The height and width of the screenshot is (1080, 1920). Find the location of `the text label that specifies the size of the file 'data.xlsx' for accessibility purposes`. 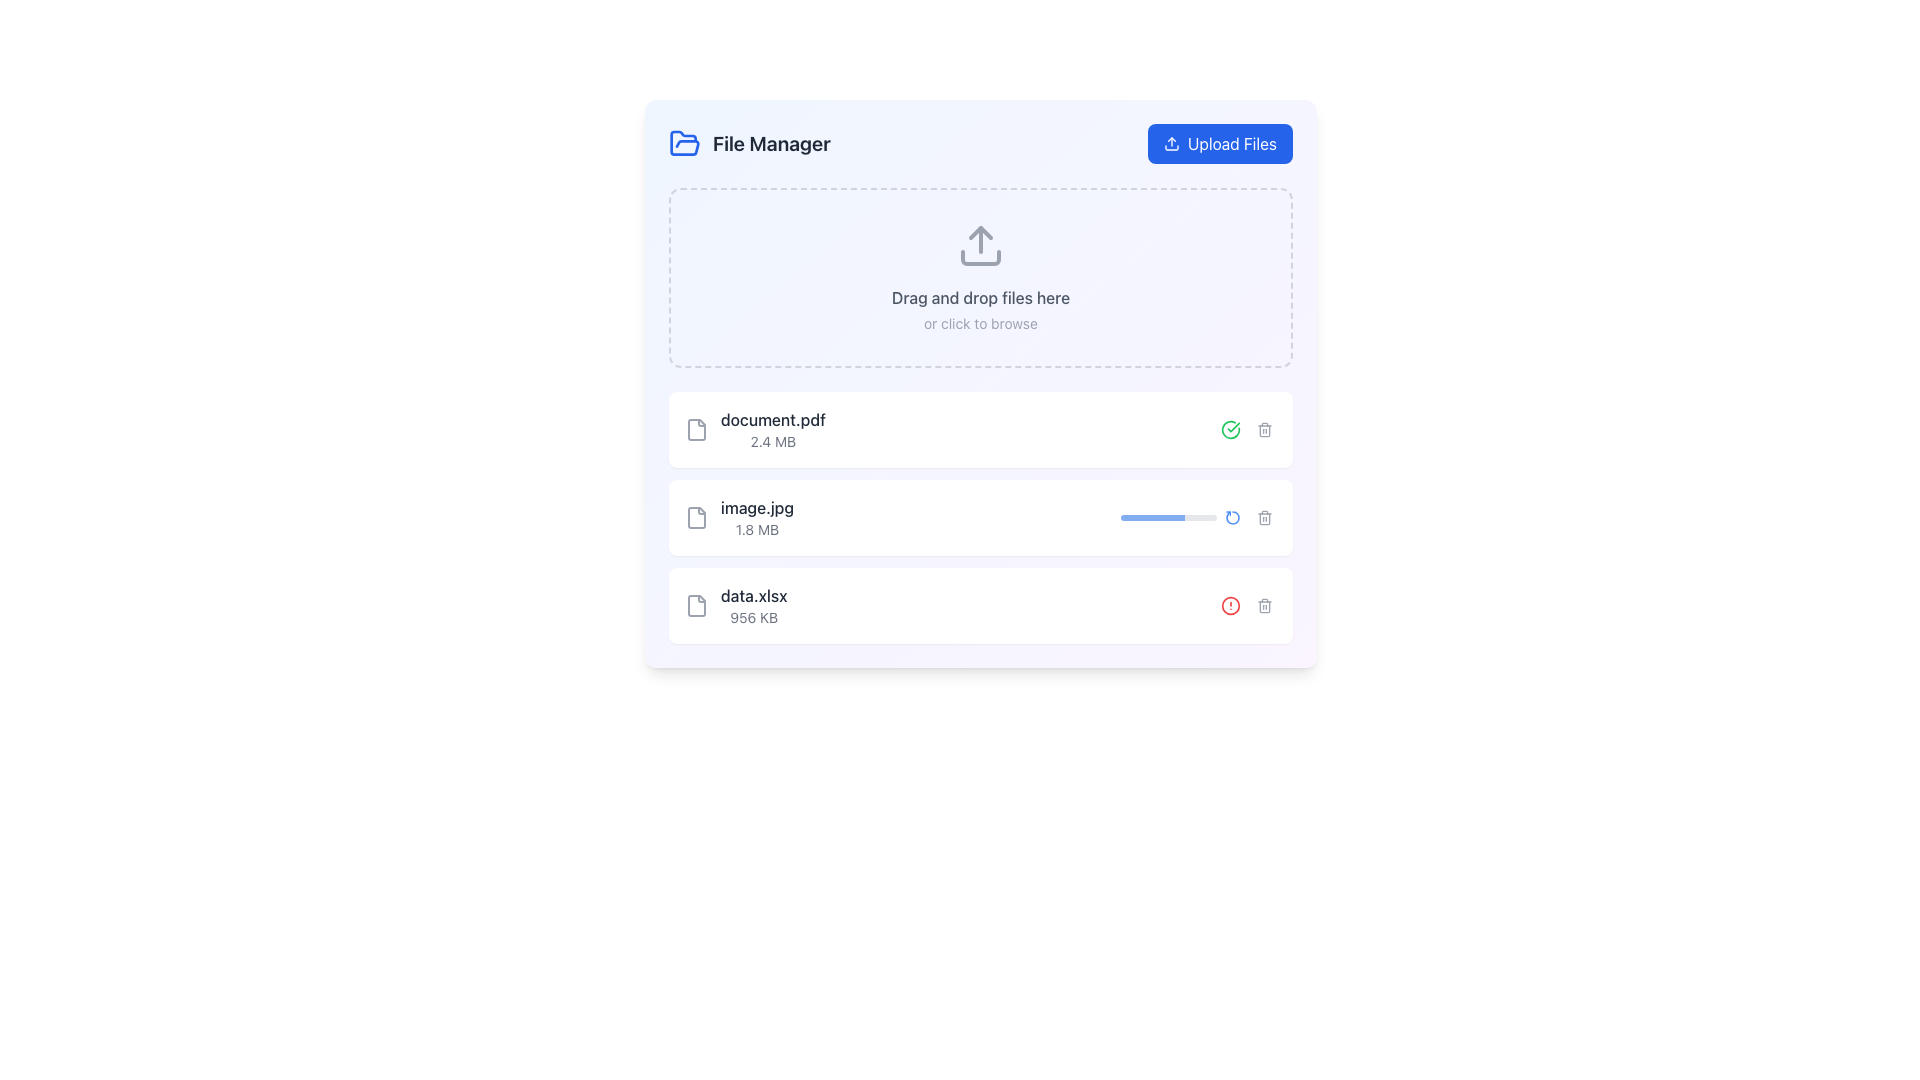

the text label that specifies the size of the file 'data.xlsx' for accessibility purposes is located at coordinates (753, 616).